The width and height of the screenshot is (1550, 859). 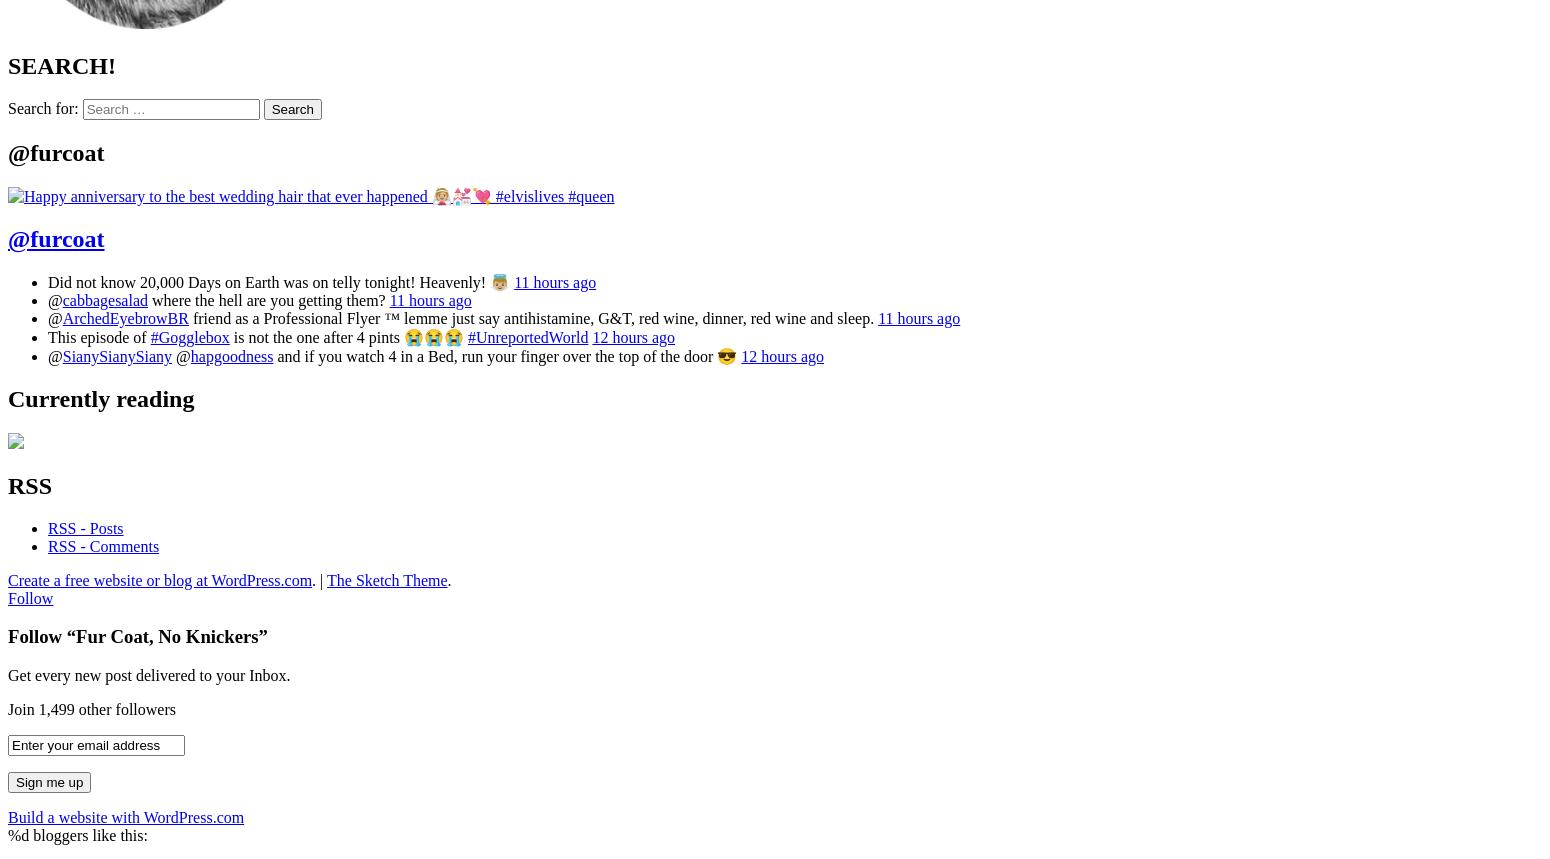 What do you see at coordinates (148, 675) in the screenshot?
I see `'Get every new post delivered to your Inbox.'` at bounding box center [148, 675].